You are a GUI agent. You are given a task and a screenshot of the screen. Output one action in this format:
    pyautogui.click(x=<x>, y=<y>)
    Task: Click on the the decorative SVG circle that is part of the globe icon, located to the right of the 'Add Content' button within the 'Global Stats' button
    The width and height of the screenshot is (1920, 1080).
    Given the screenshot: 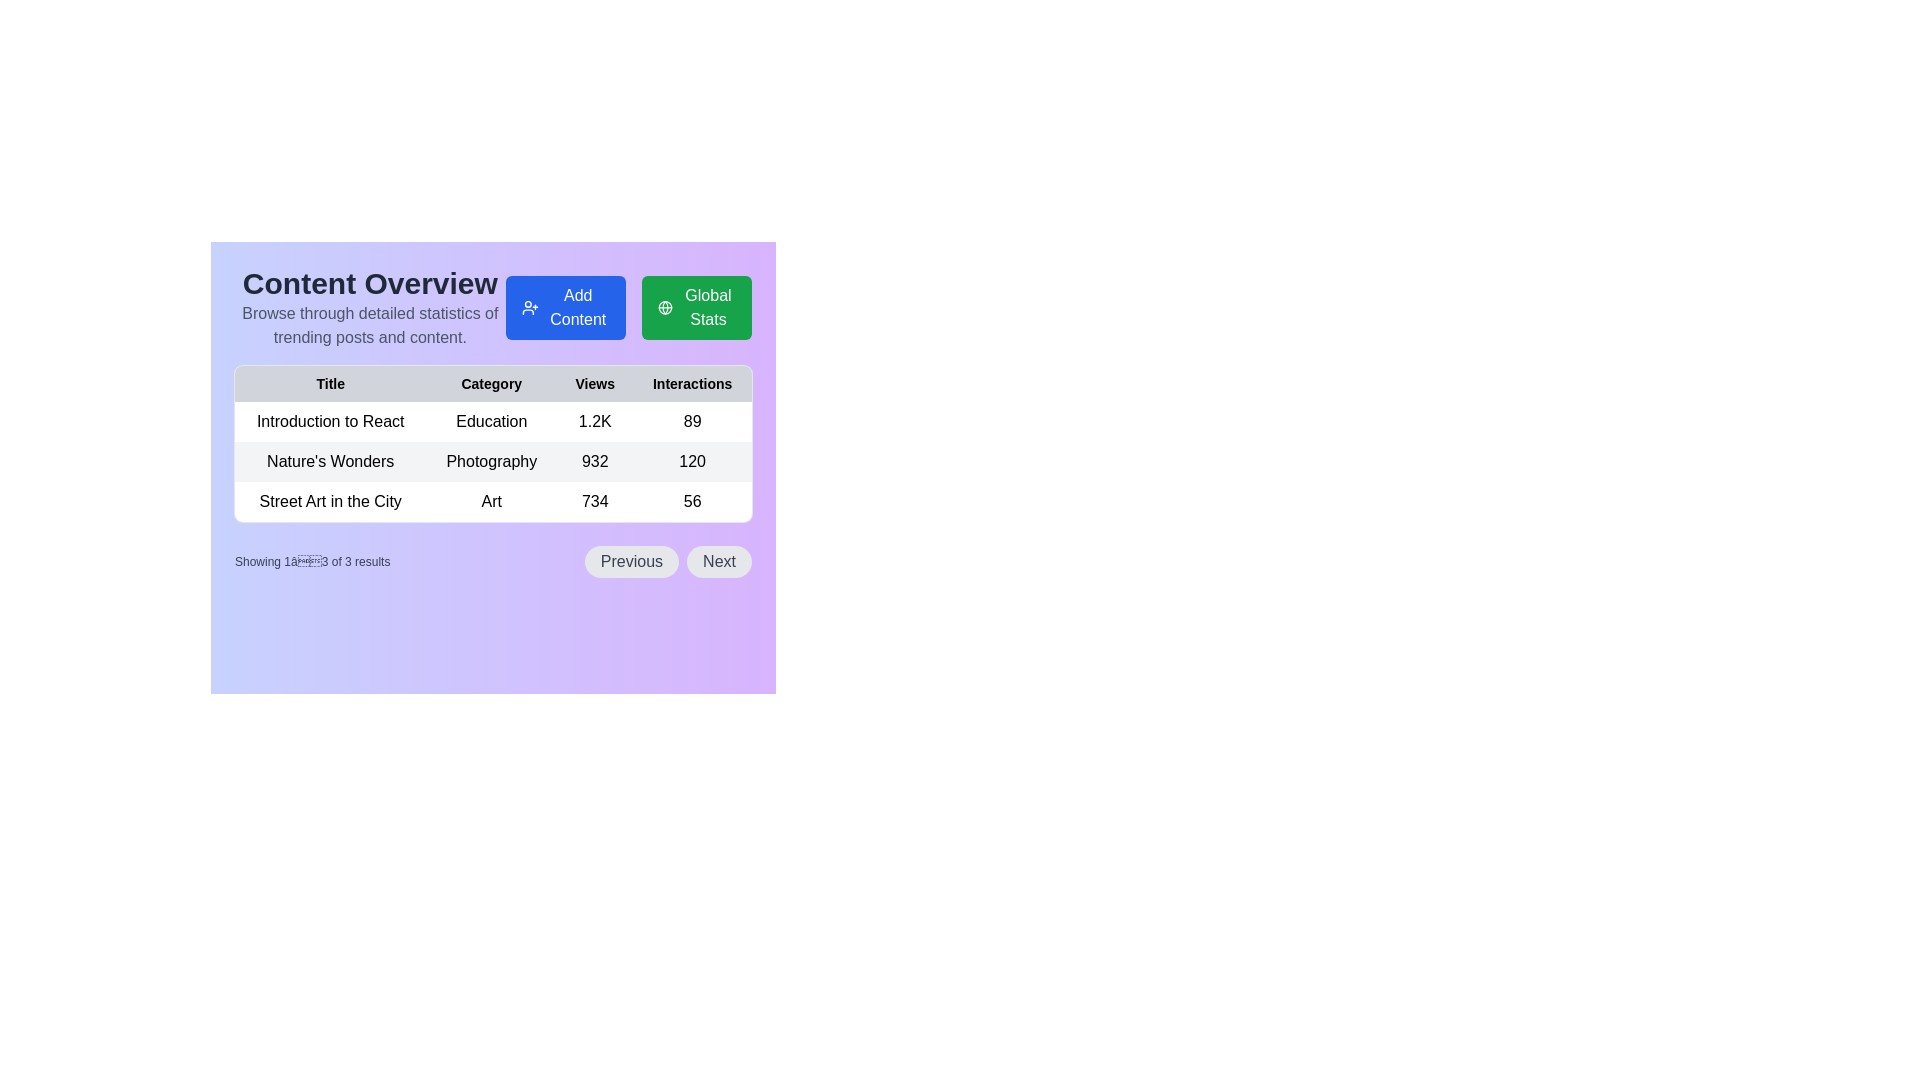 What is the action you would take?
    pyautogui.click(x=665, y=308)
    